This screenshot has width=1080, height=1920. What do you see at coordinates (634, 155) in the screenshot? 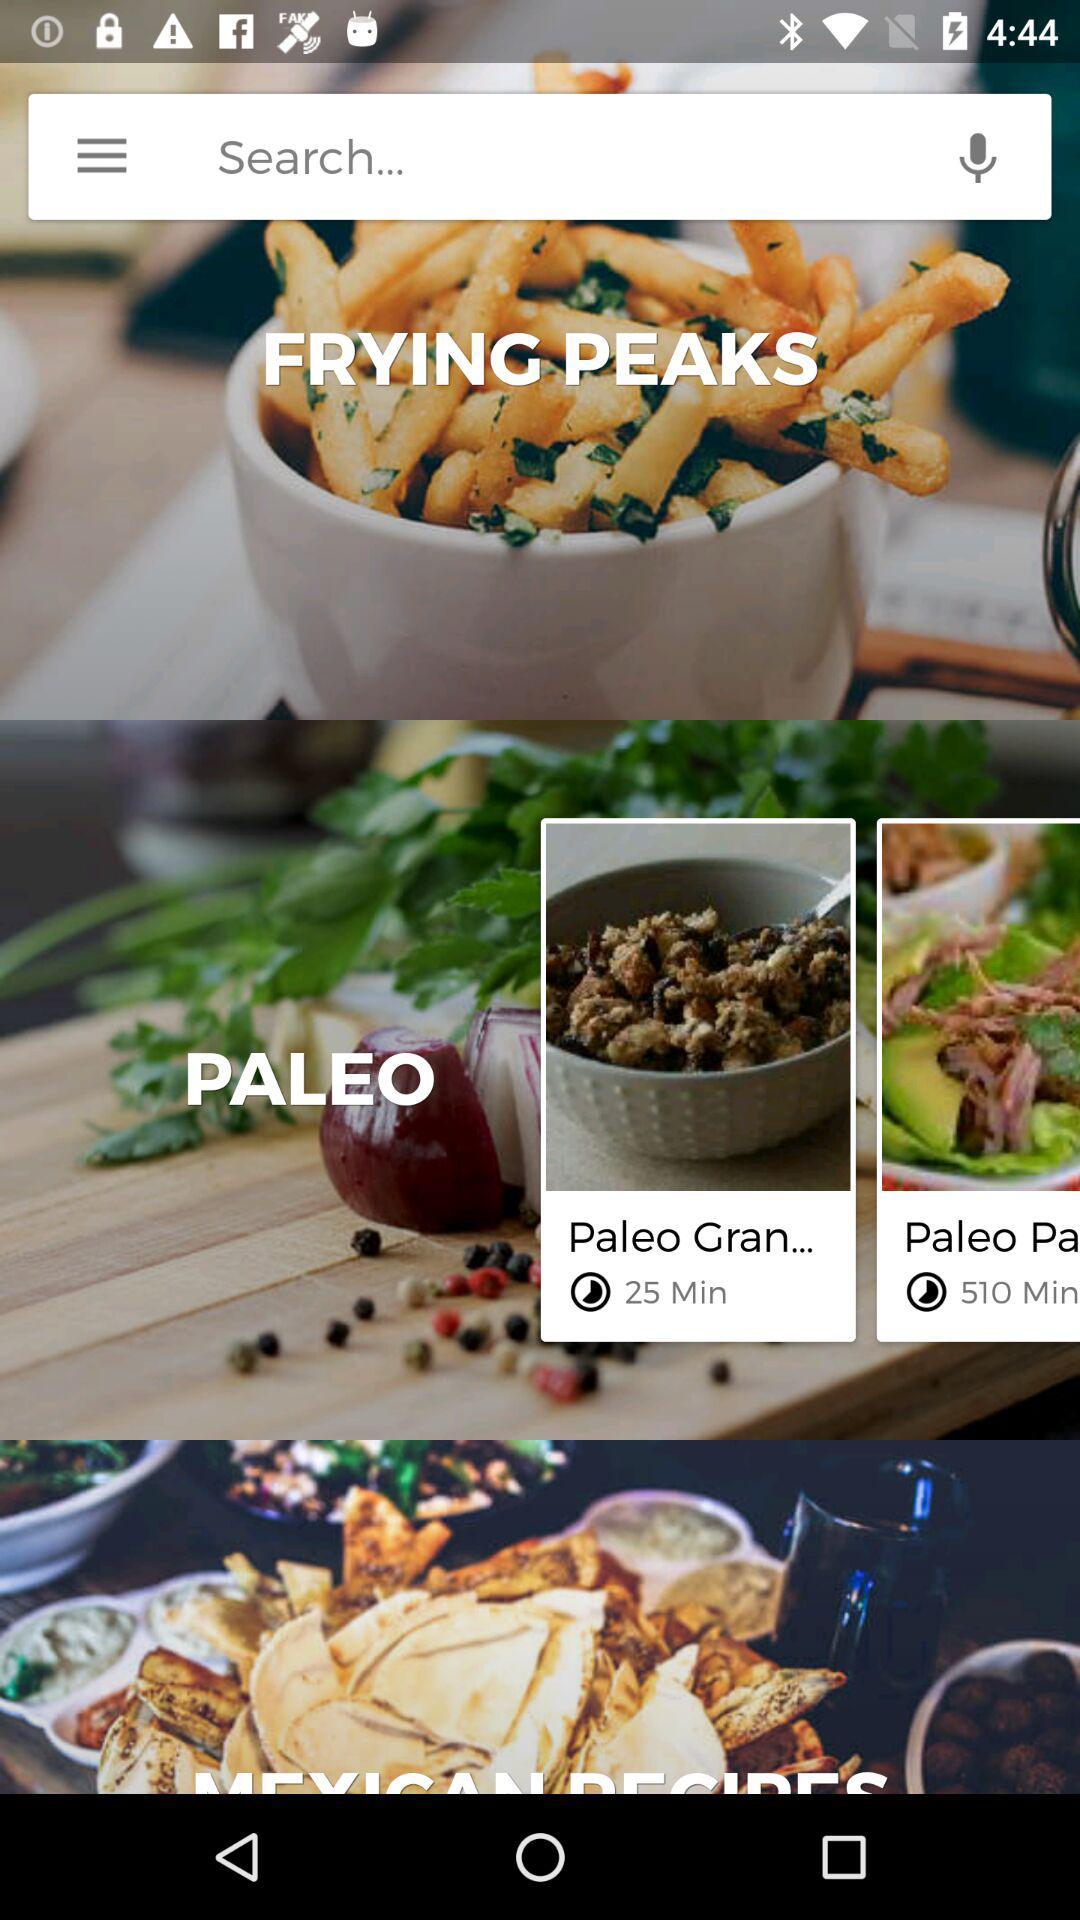
I see `search bar` at bounding box center [634, 155].